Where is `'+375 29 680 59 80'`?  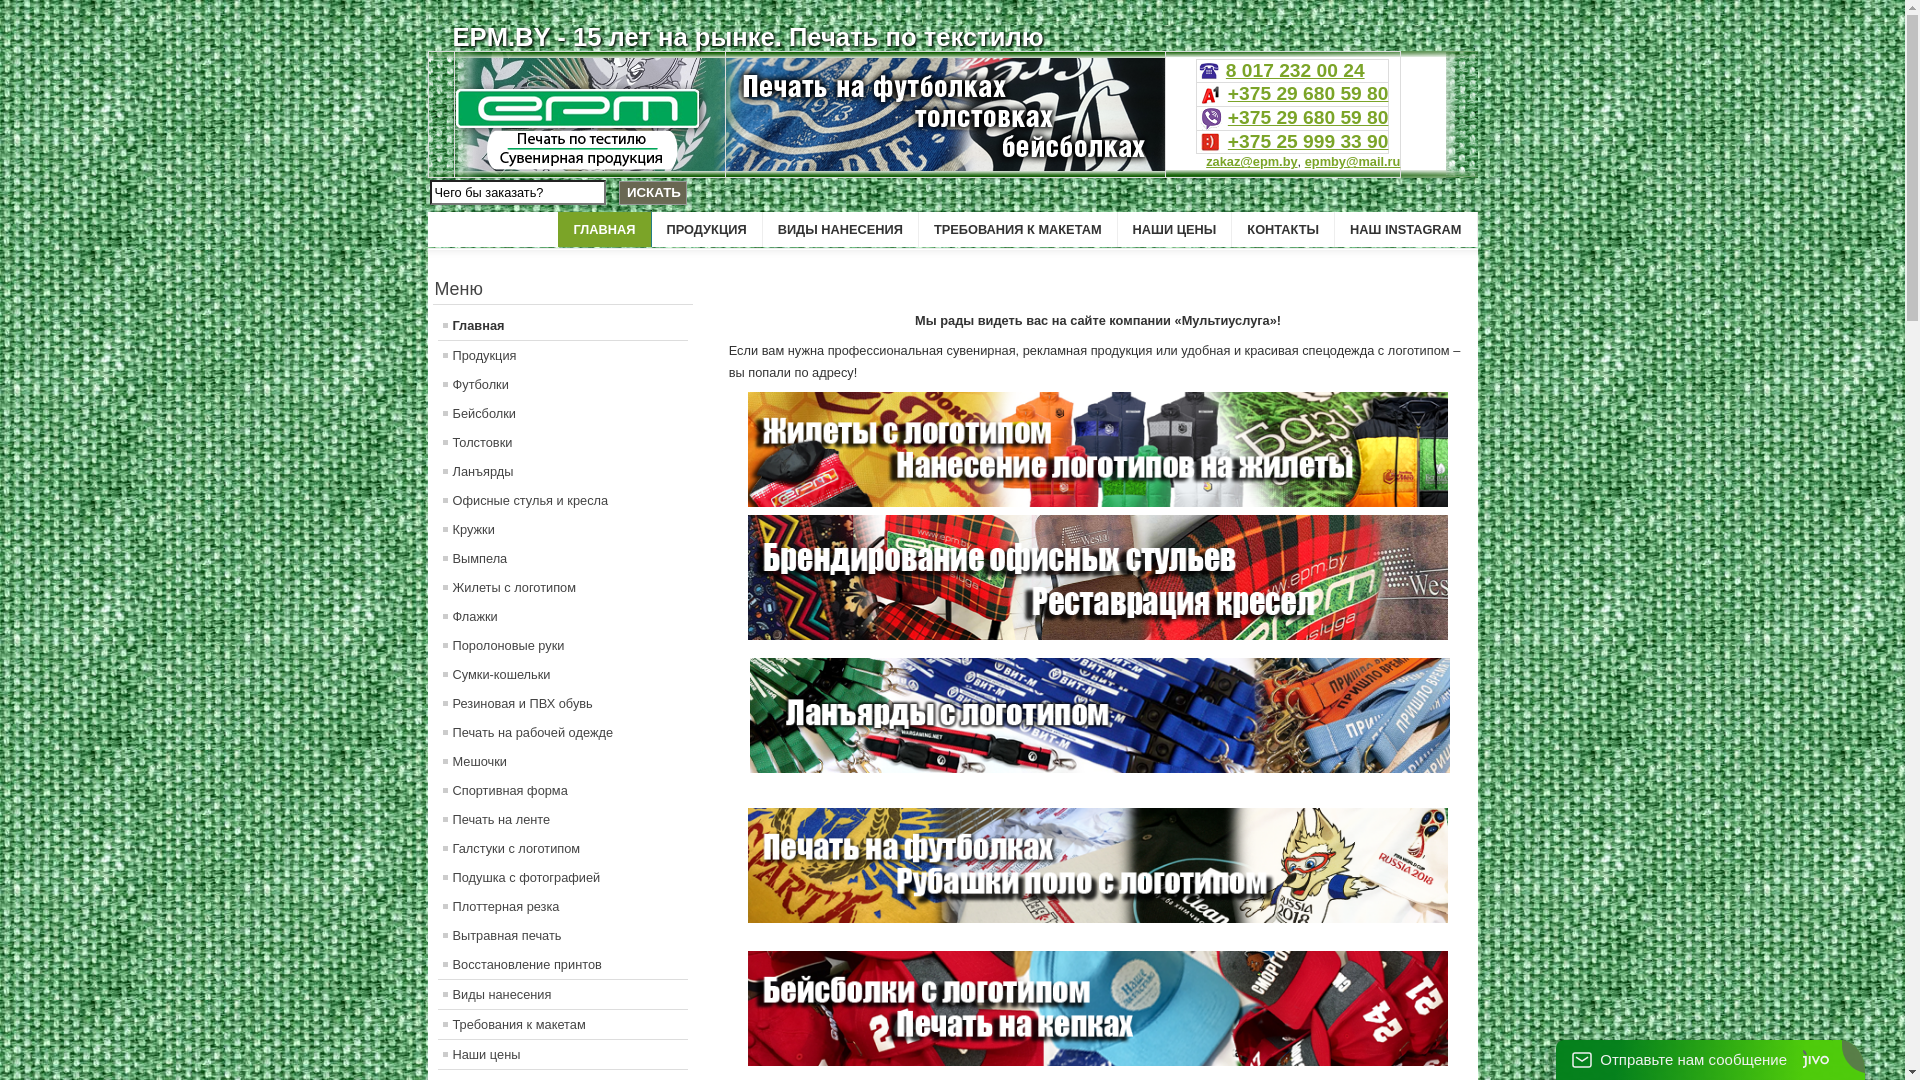
'+375 29 680 59 80' is located at coordinates (1308, 93).